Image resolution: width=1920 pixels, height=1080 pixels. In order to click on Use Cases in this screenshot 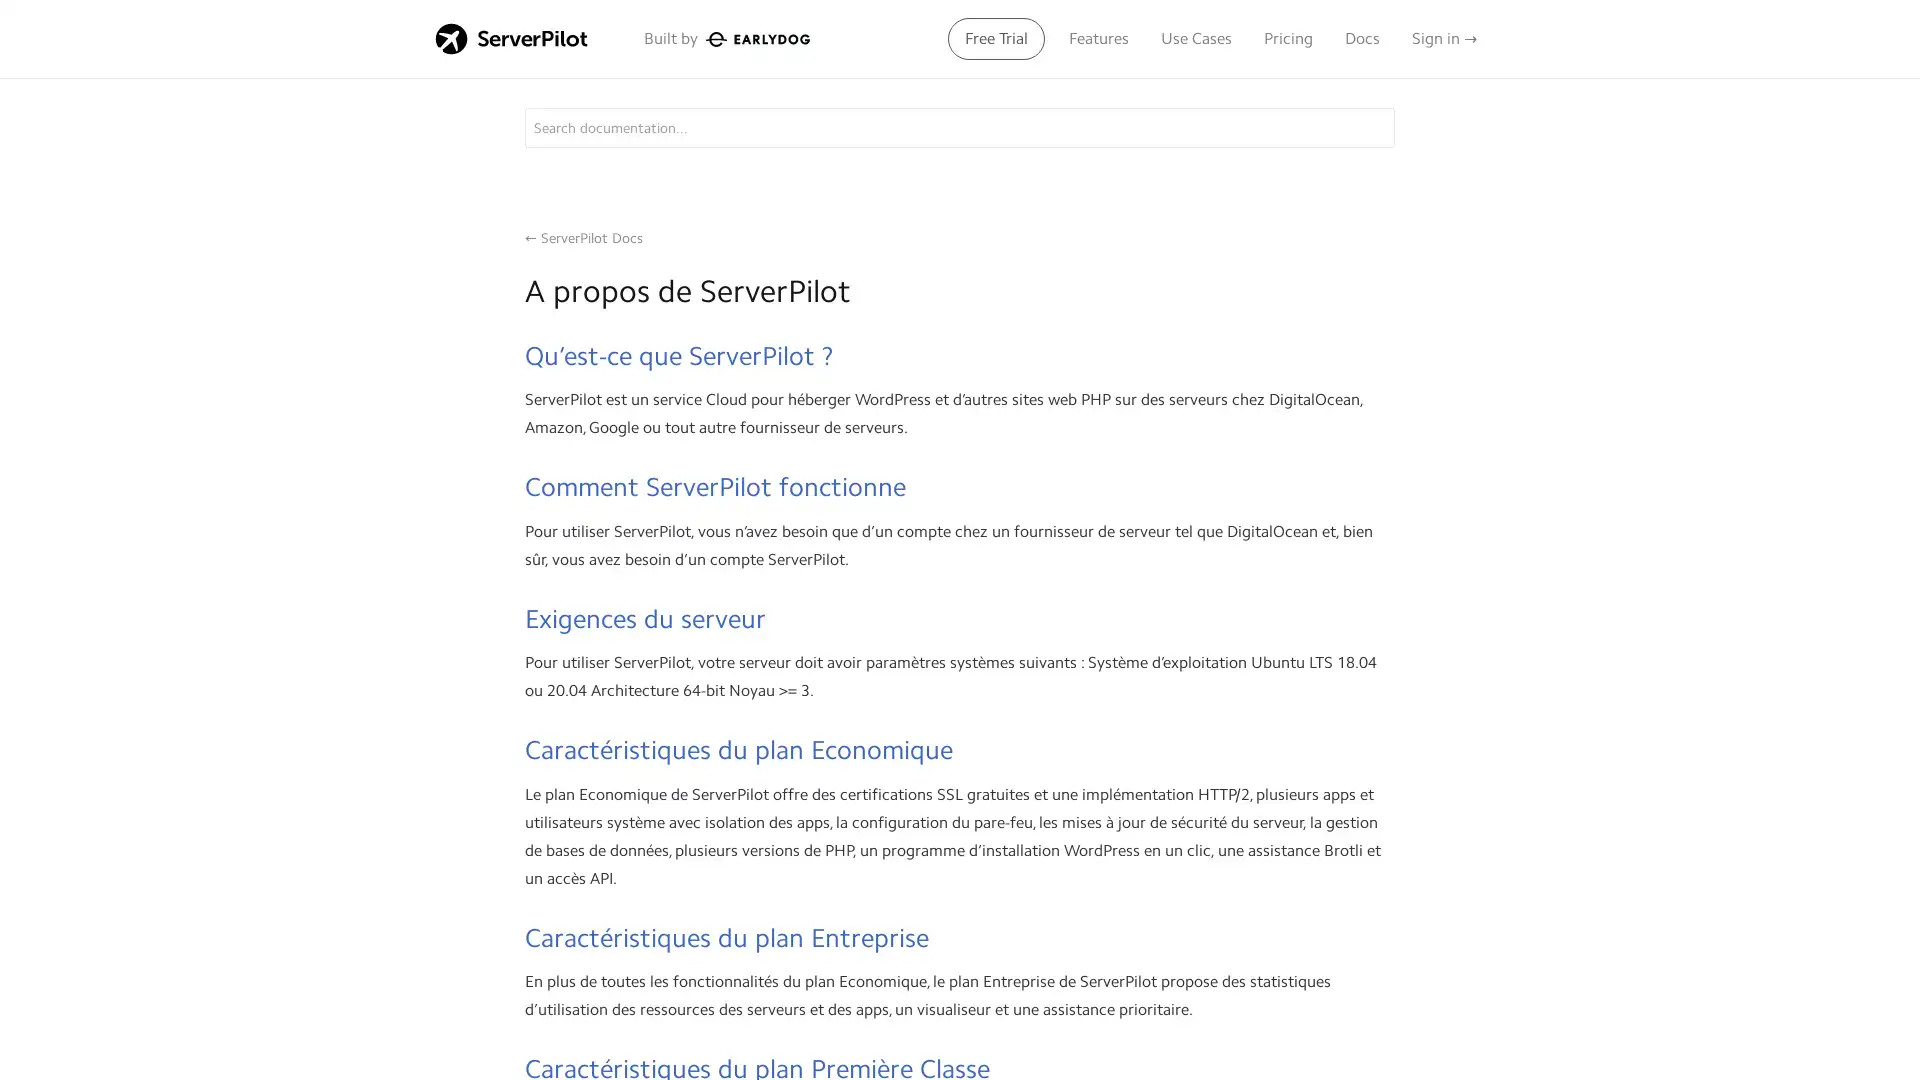, I will do `click(1196, 38)`.